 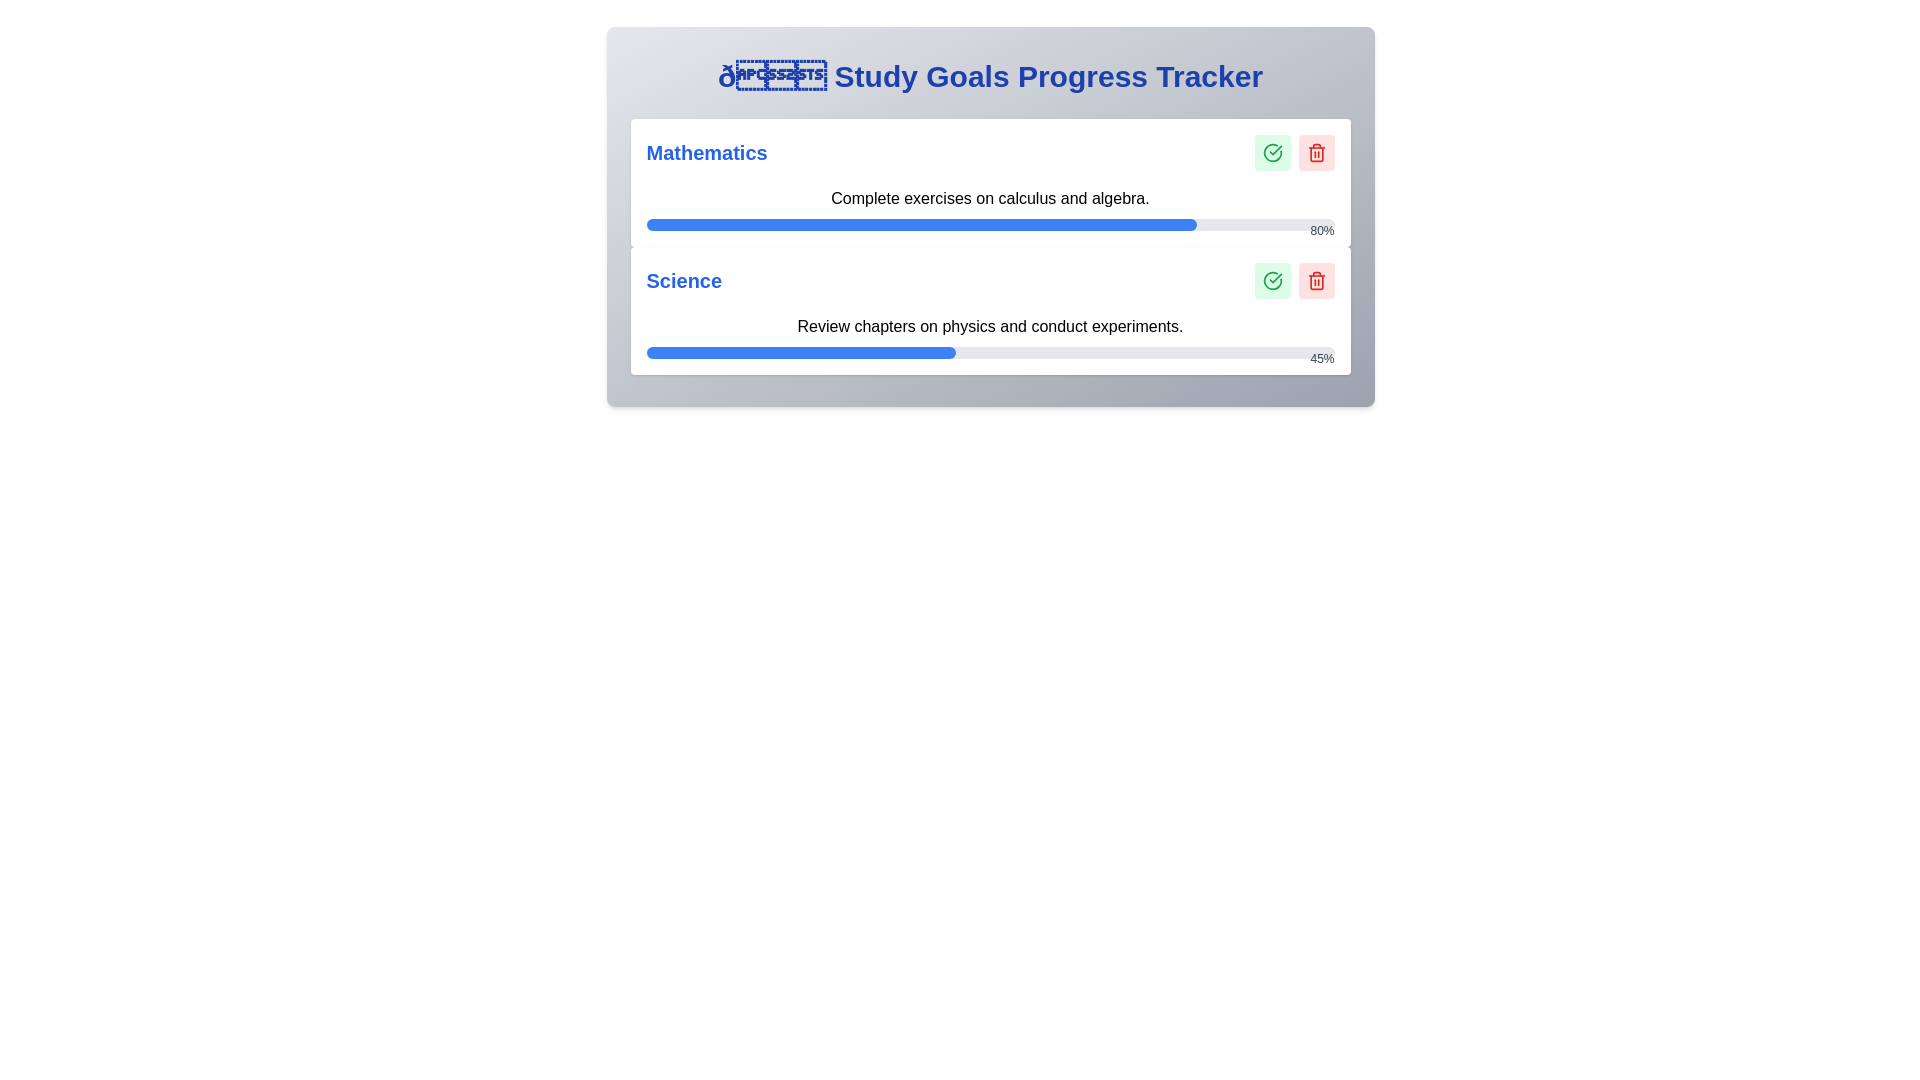 I want to click on the text label that indicates the user's activity or challenge in the mathematics section, which is horizontally centered and positioned above progress indicators, so click(x=990, y=199).